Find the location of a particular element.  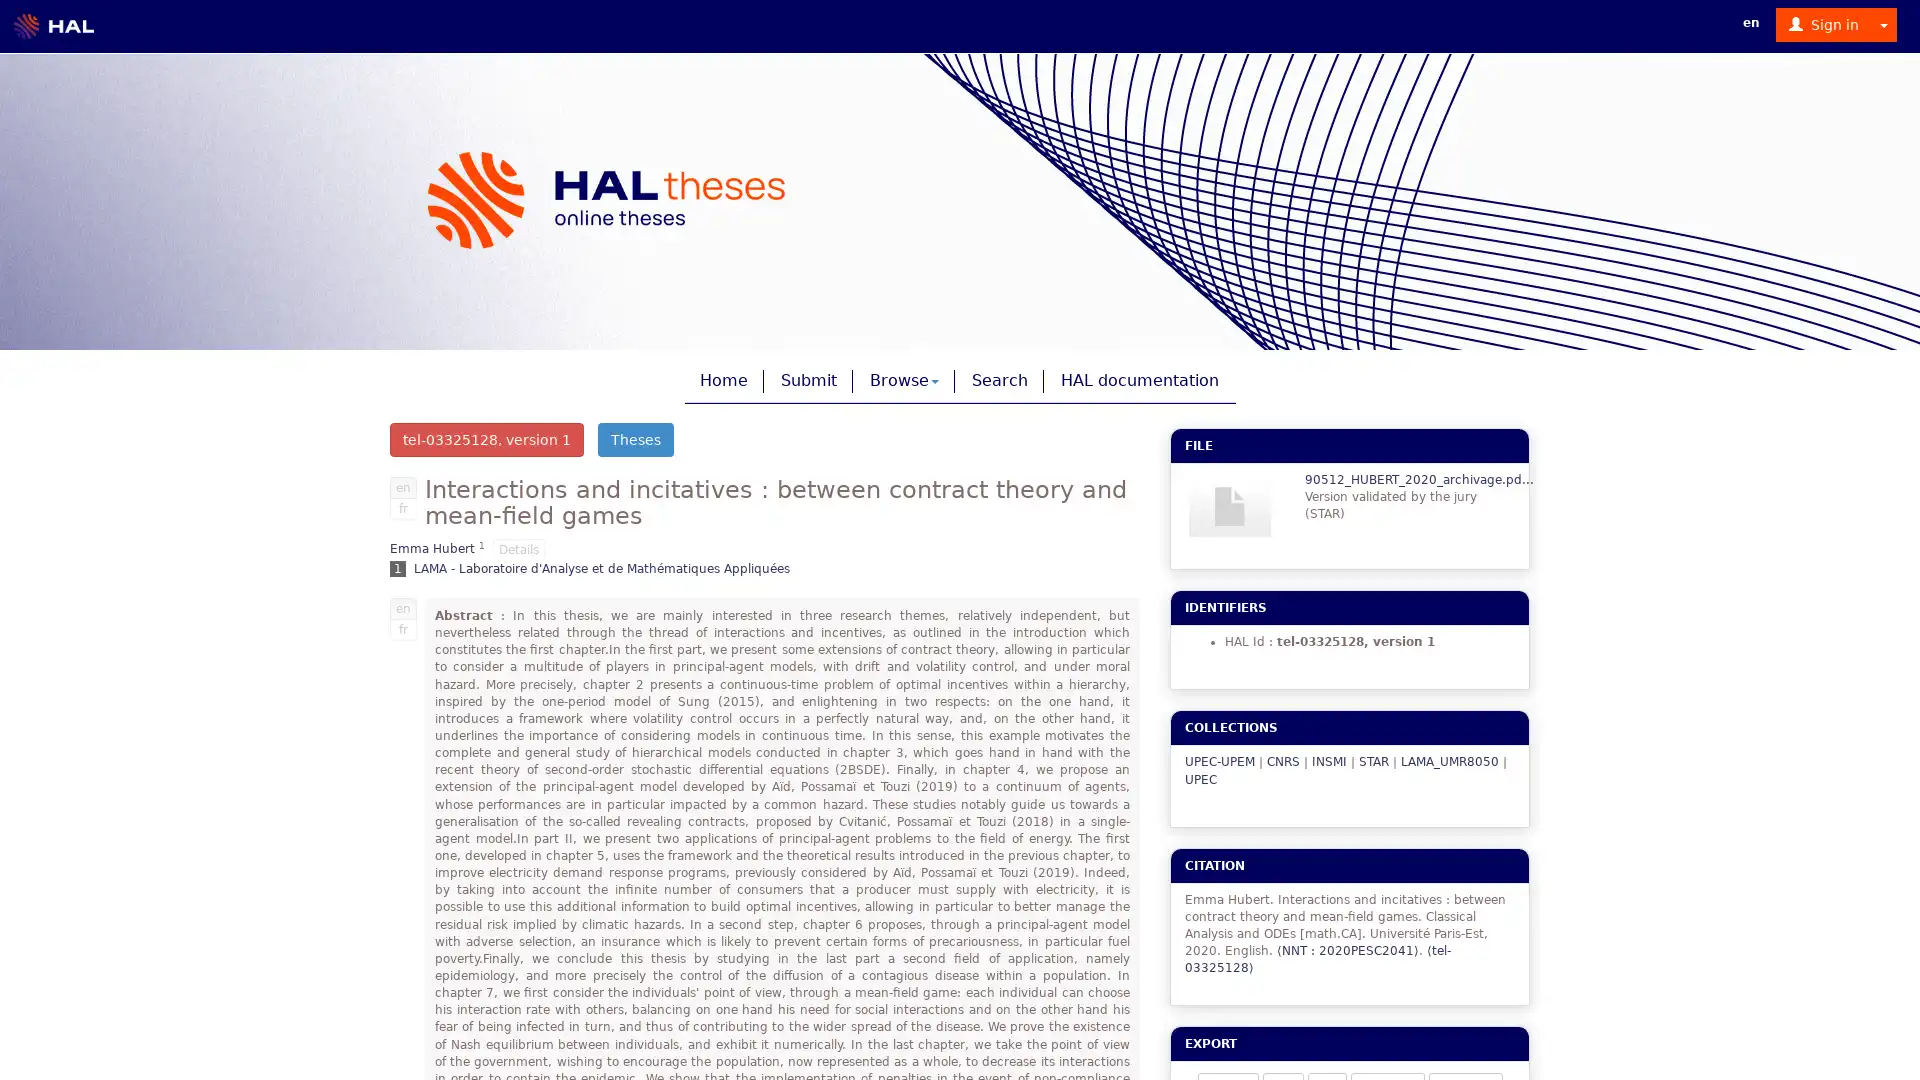

en is located at coordinates (402, 607).